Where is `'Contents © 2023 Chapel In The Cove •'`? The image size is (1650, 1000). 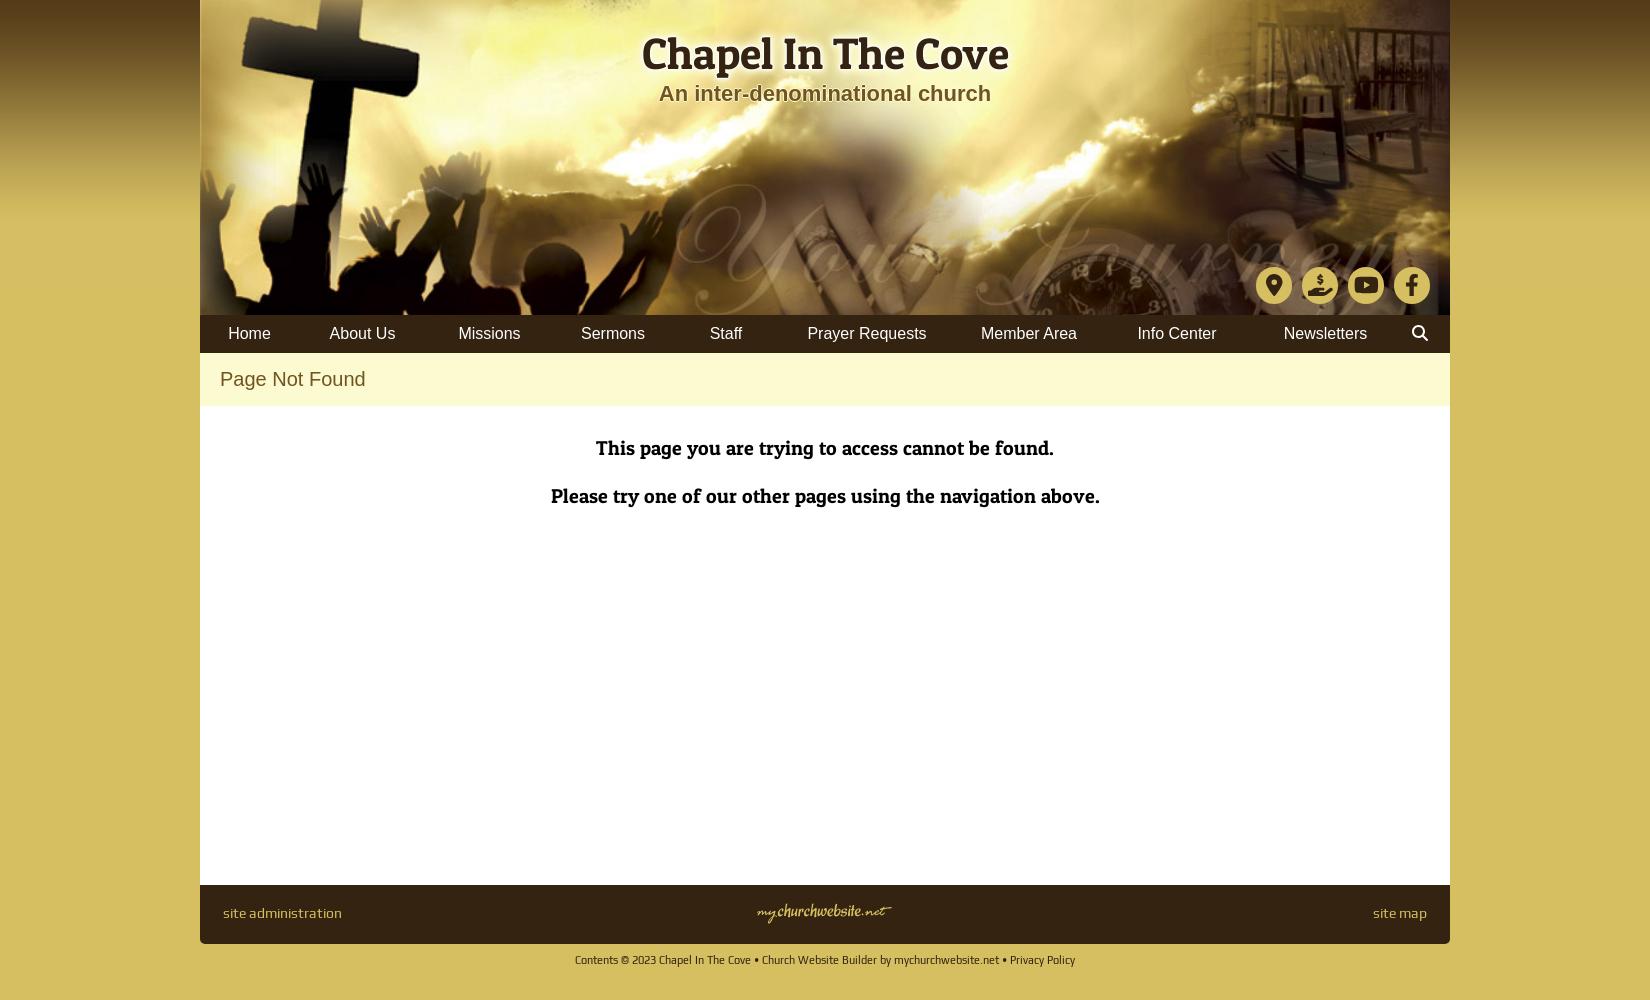 'Contents © 2023 Chapel In The Cove •' is located at coordinates (667, 959).